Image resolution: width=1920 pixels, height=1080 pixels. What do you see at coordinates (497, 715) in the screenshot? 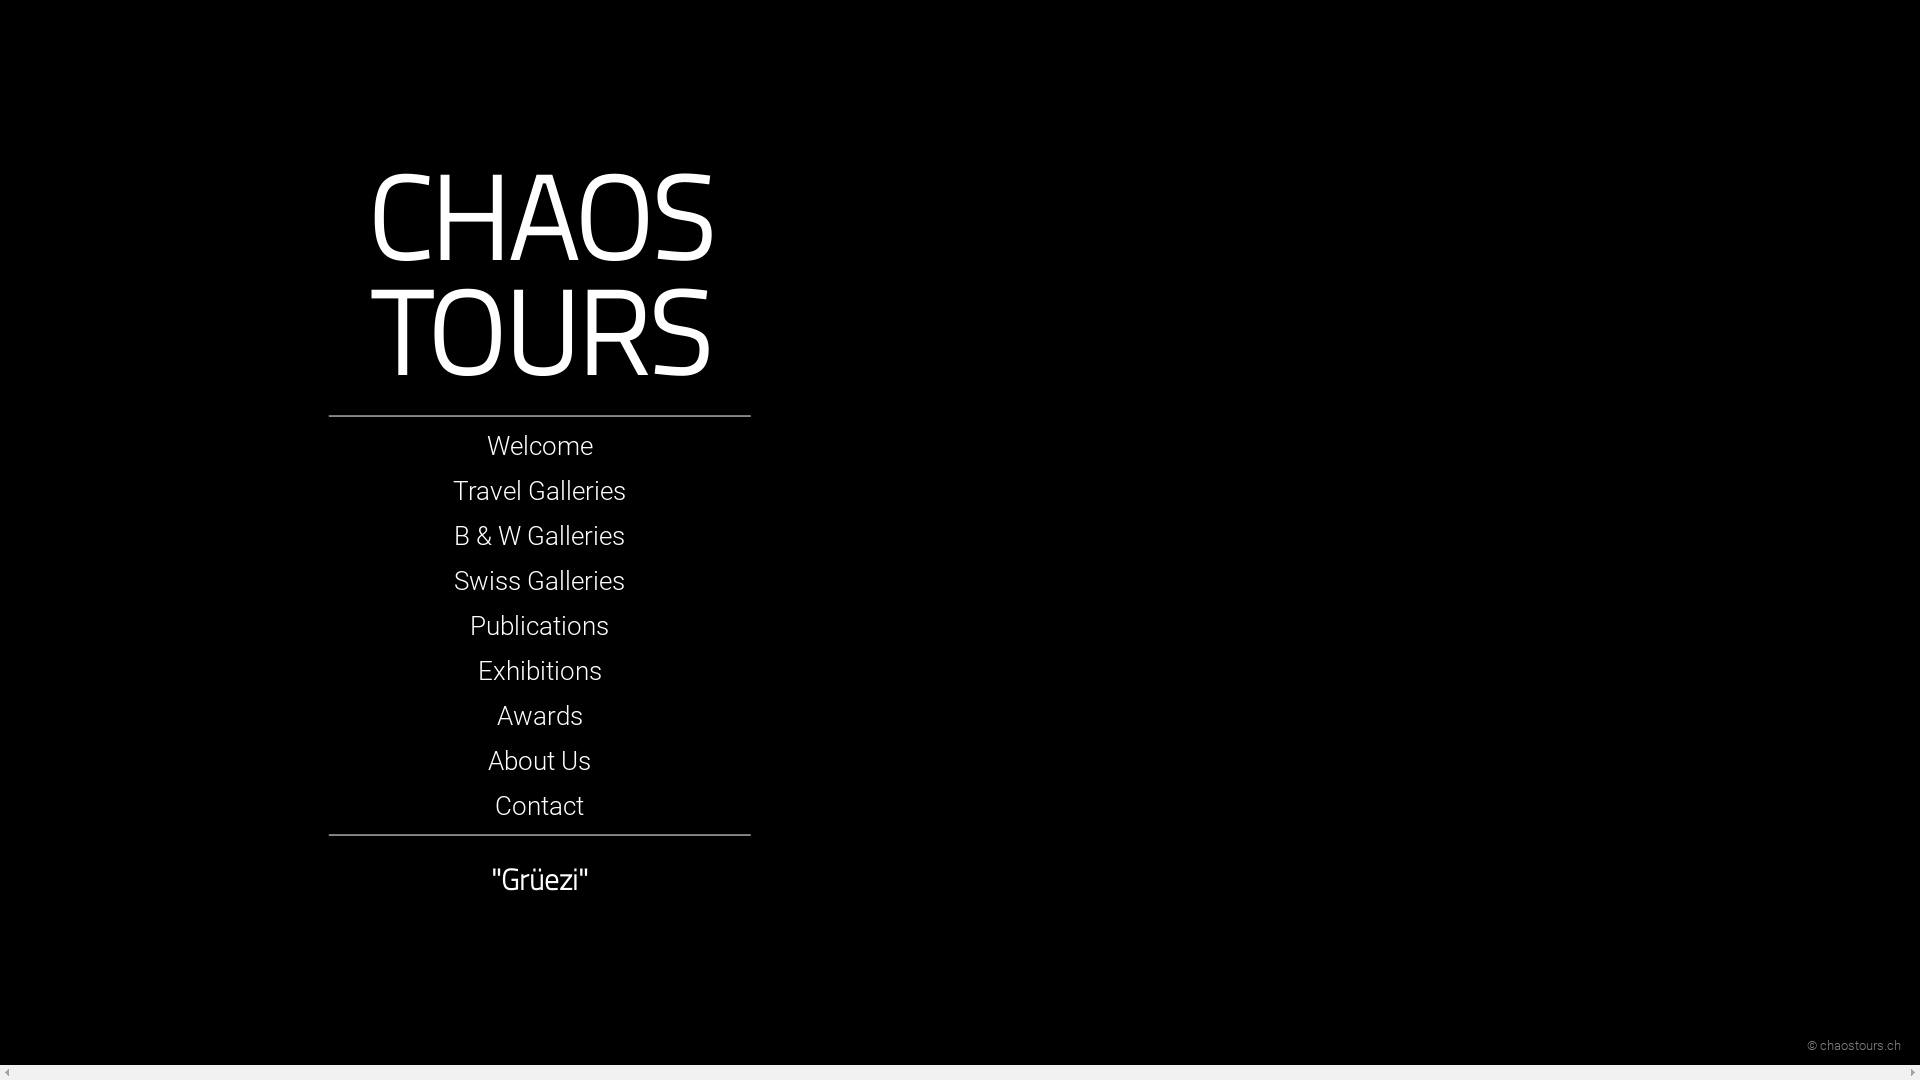
I see `'Awards'` at bounding box center [497, 715].